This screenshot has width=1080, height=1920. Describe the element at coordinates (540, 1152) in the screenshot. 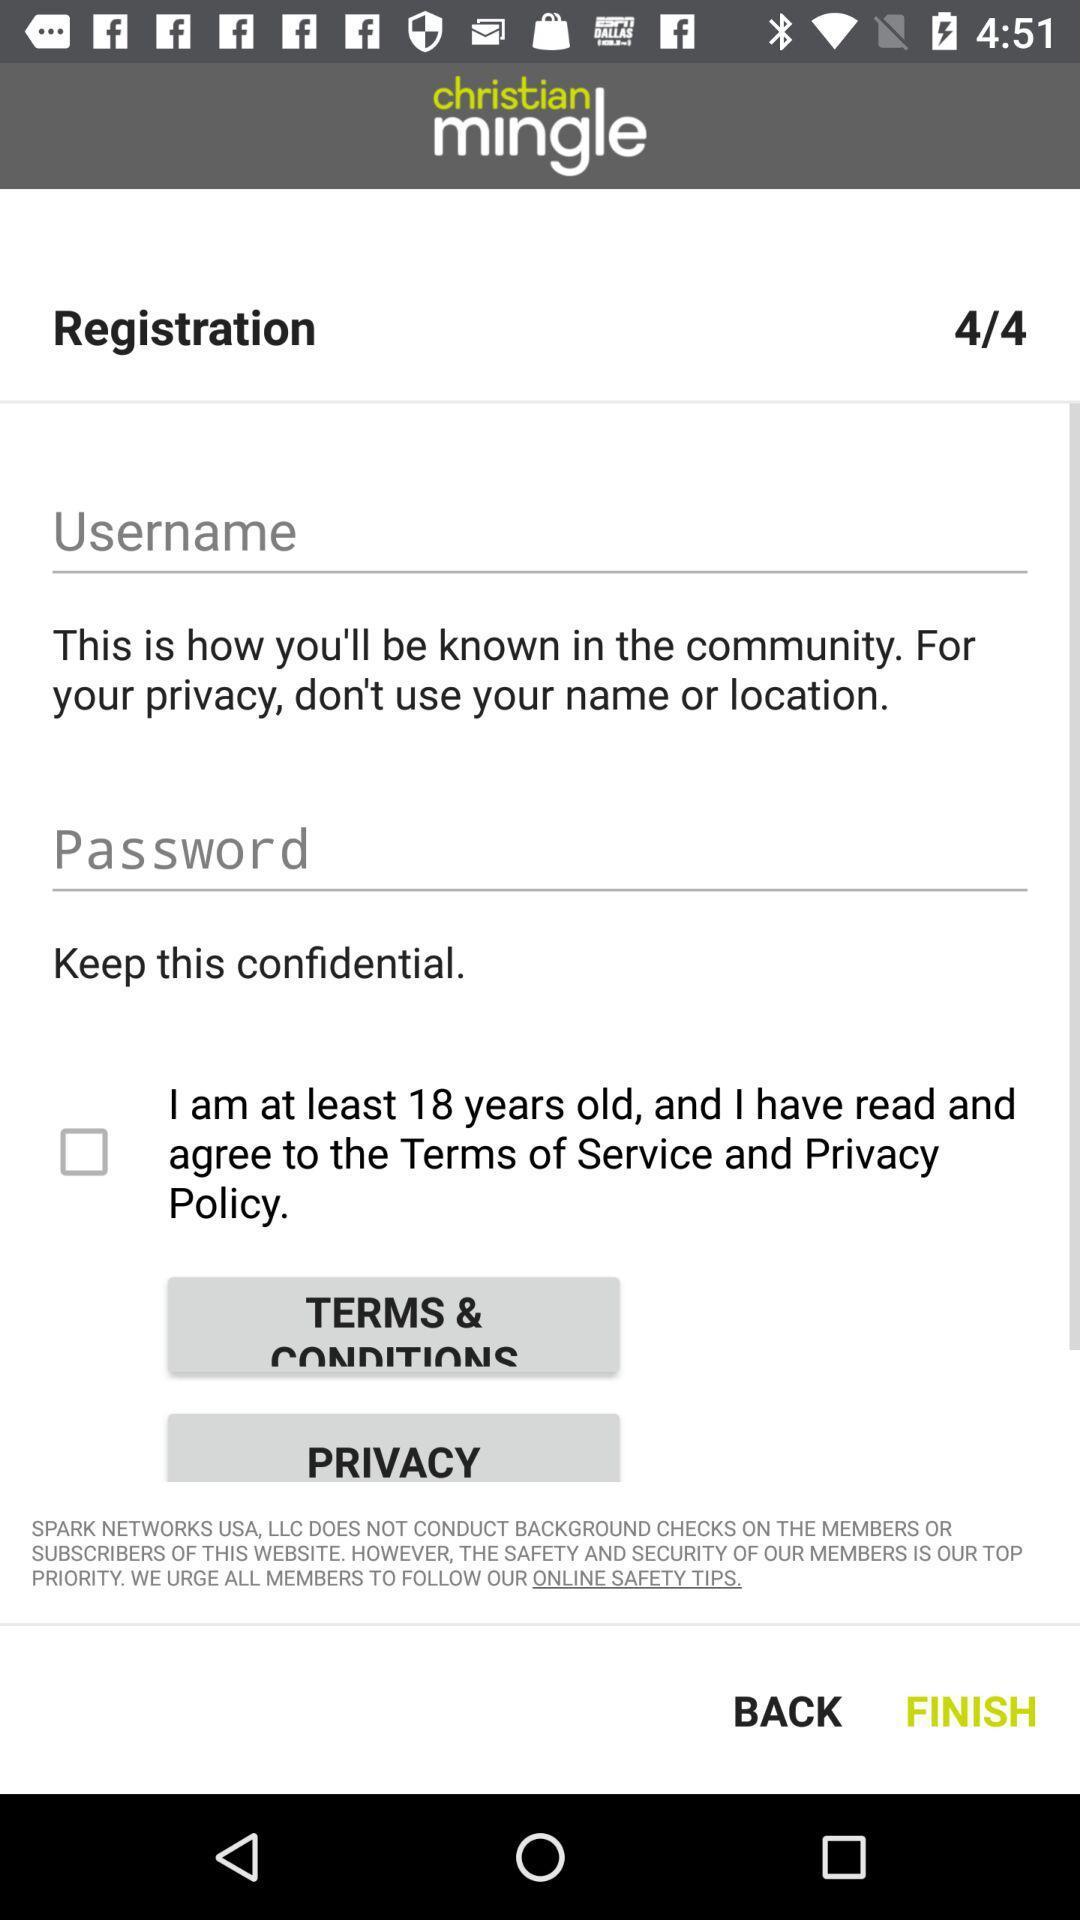

I see `icon above terms & conditions icon` at that location.